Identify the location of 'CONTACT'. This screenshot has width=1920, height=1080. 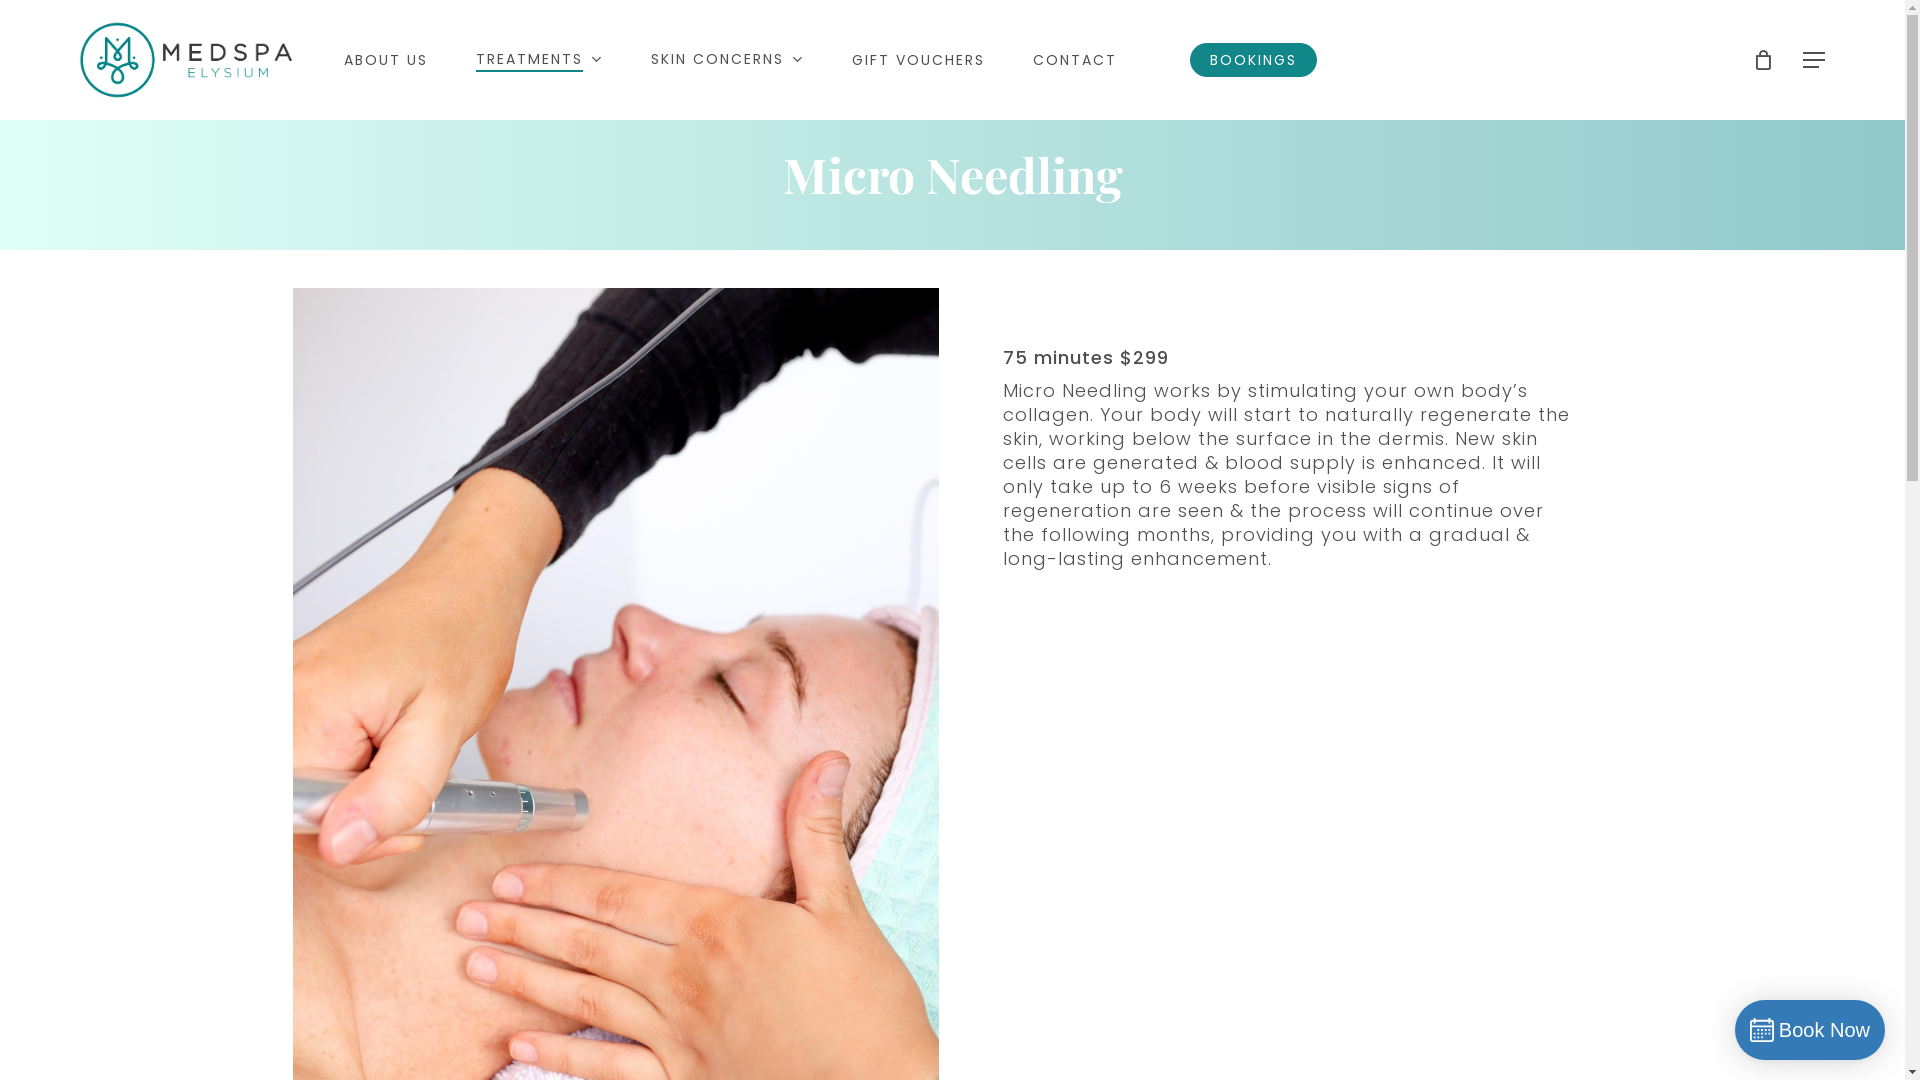
(1032, 59).